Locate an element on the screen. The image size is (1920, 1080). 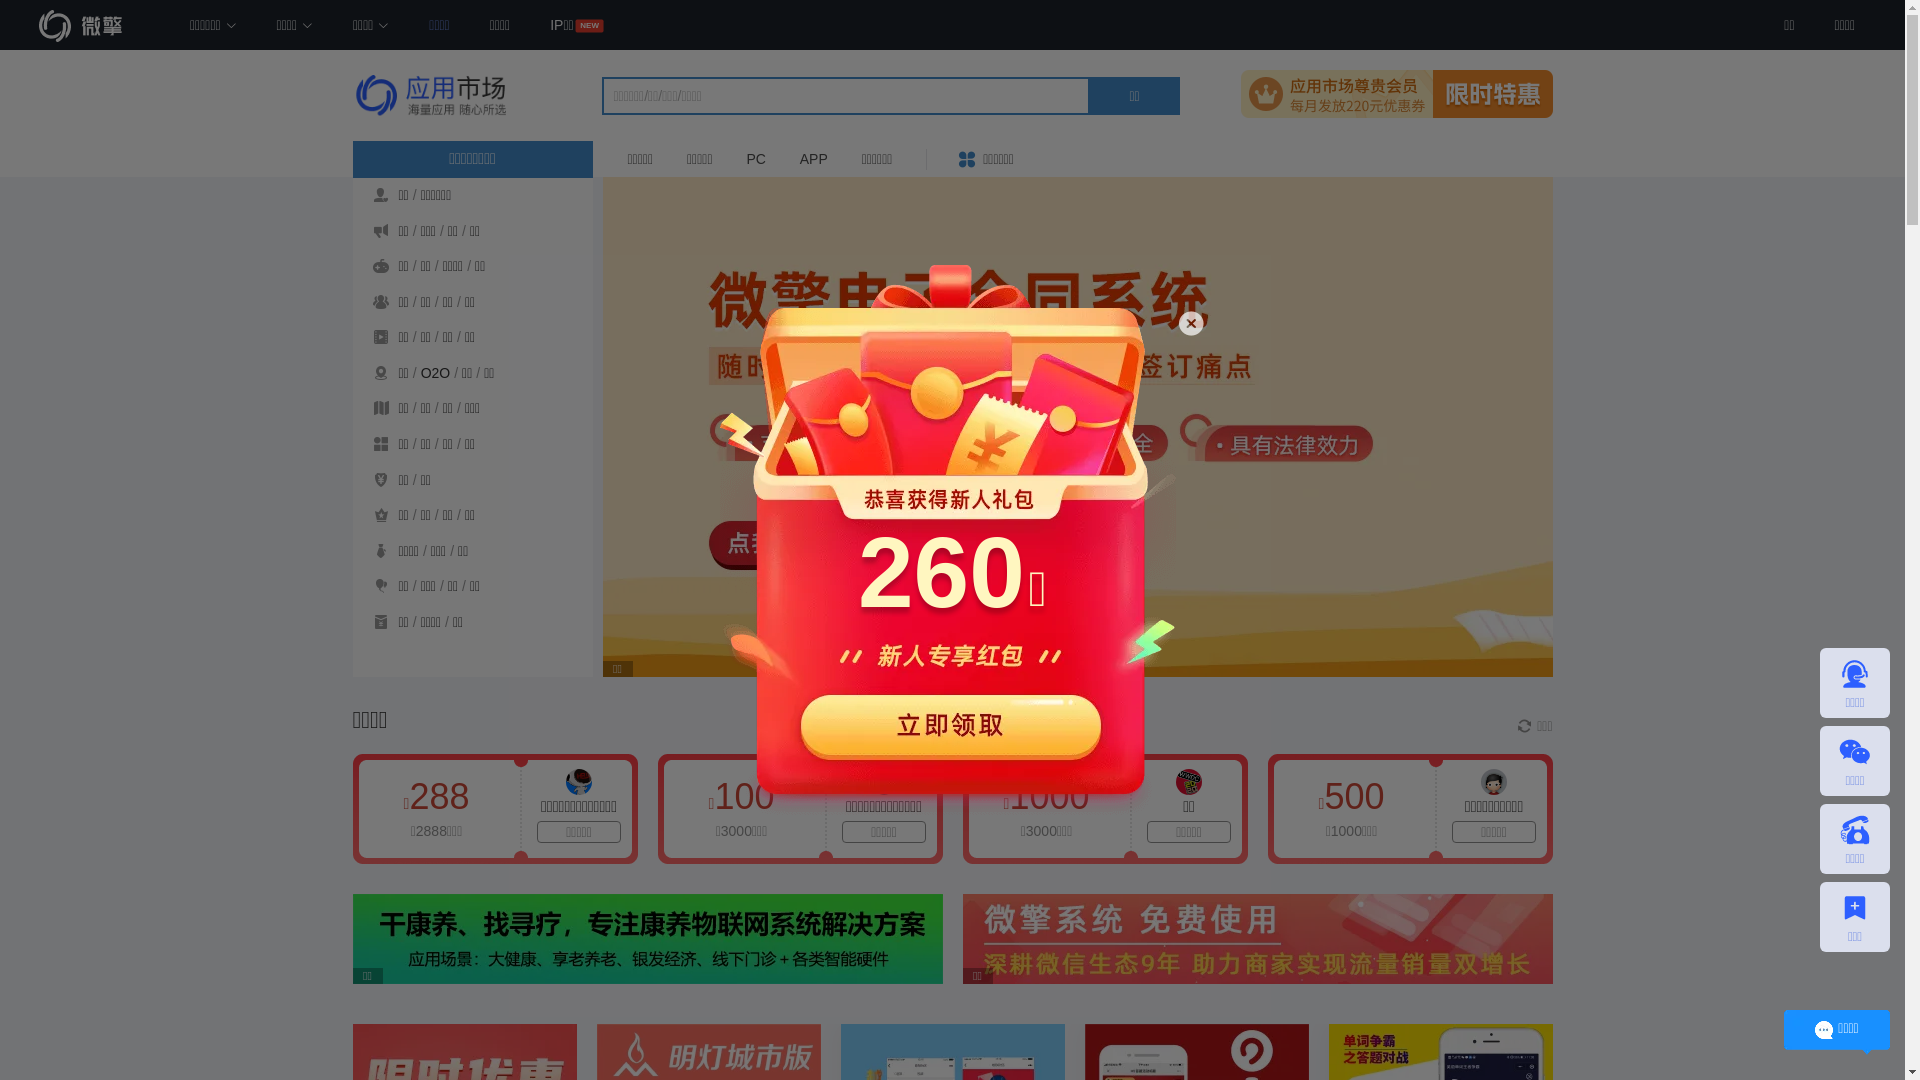
'PC' is located at coordinates (729, 157).